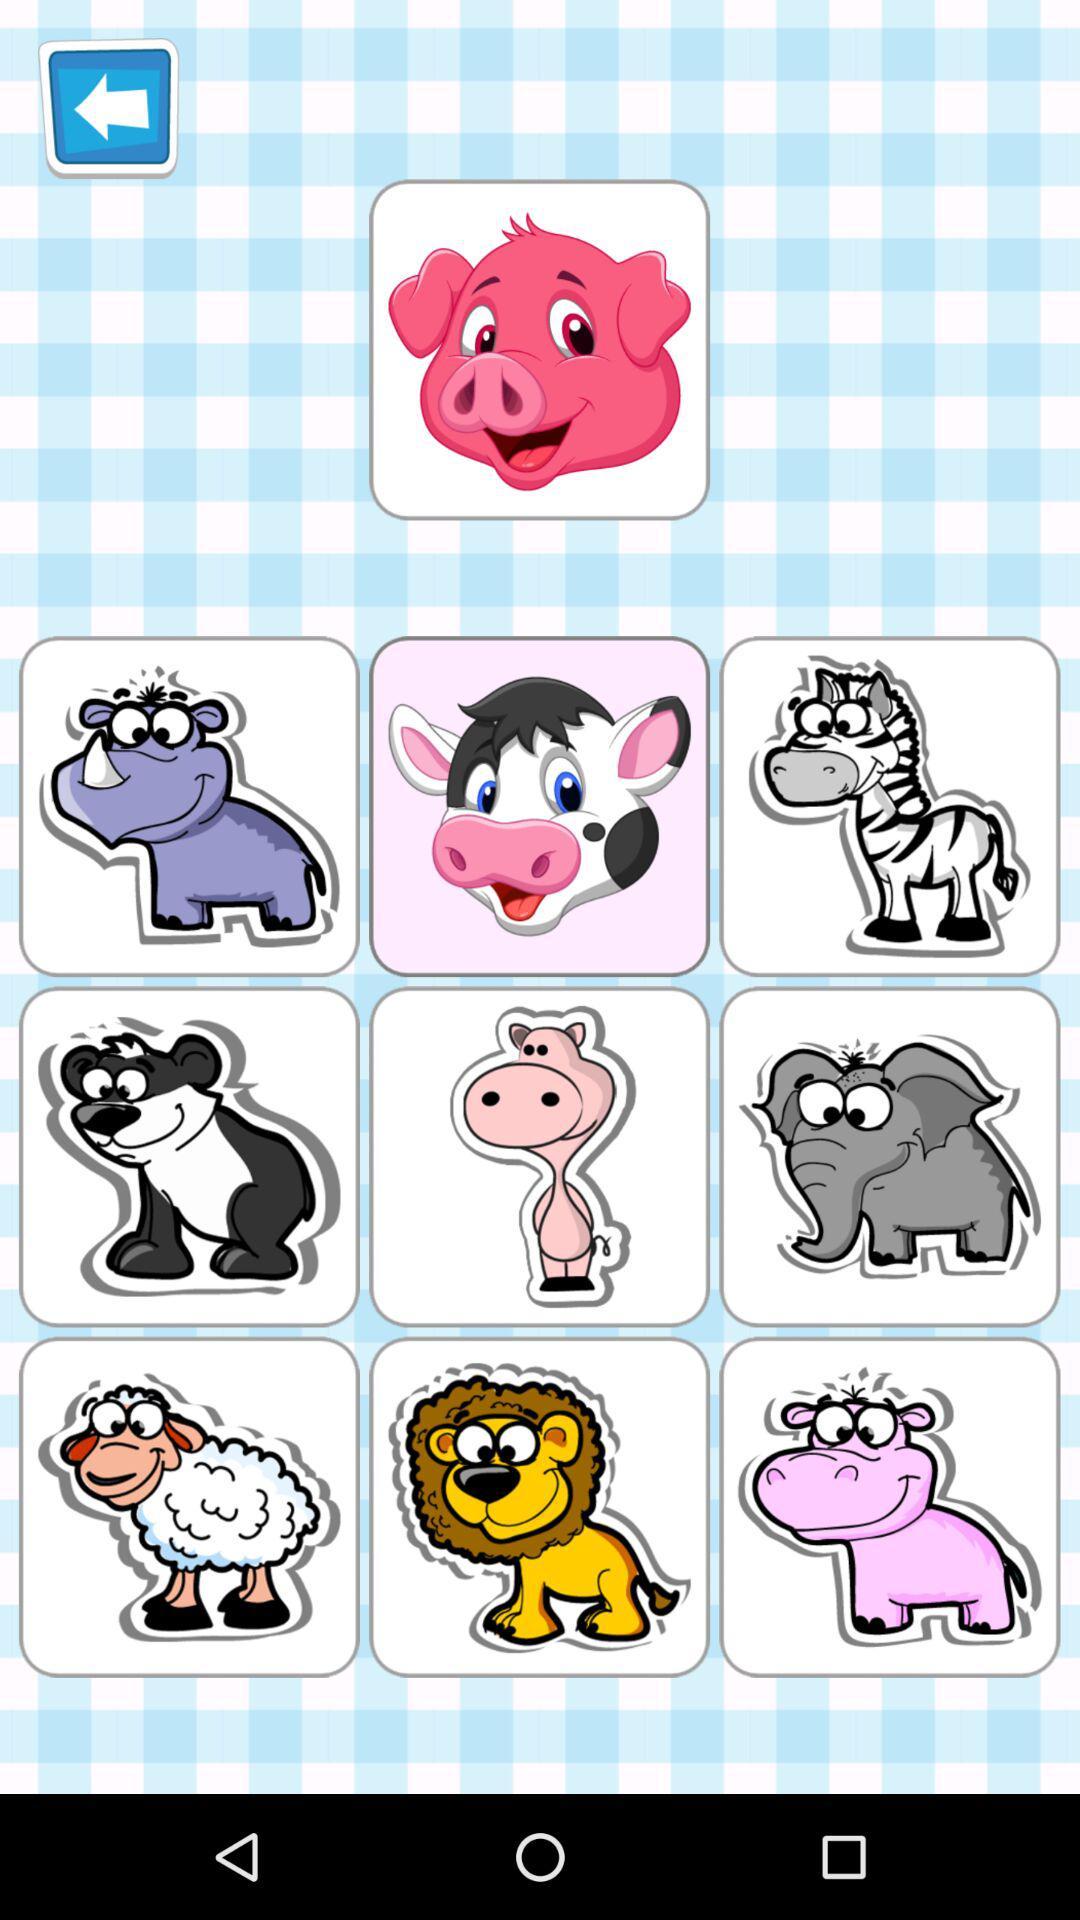 Image resolution: width=1080 pixels, height=1920 pixels. What do you see at coordinates (108, 107) in the screenshot?
I see `return to previous screen` at bounding box center [108, 107].